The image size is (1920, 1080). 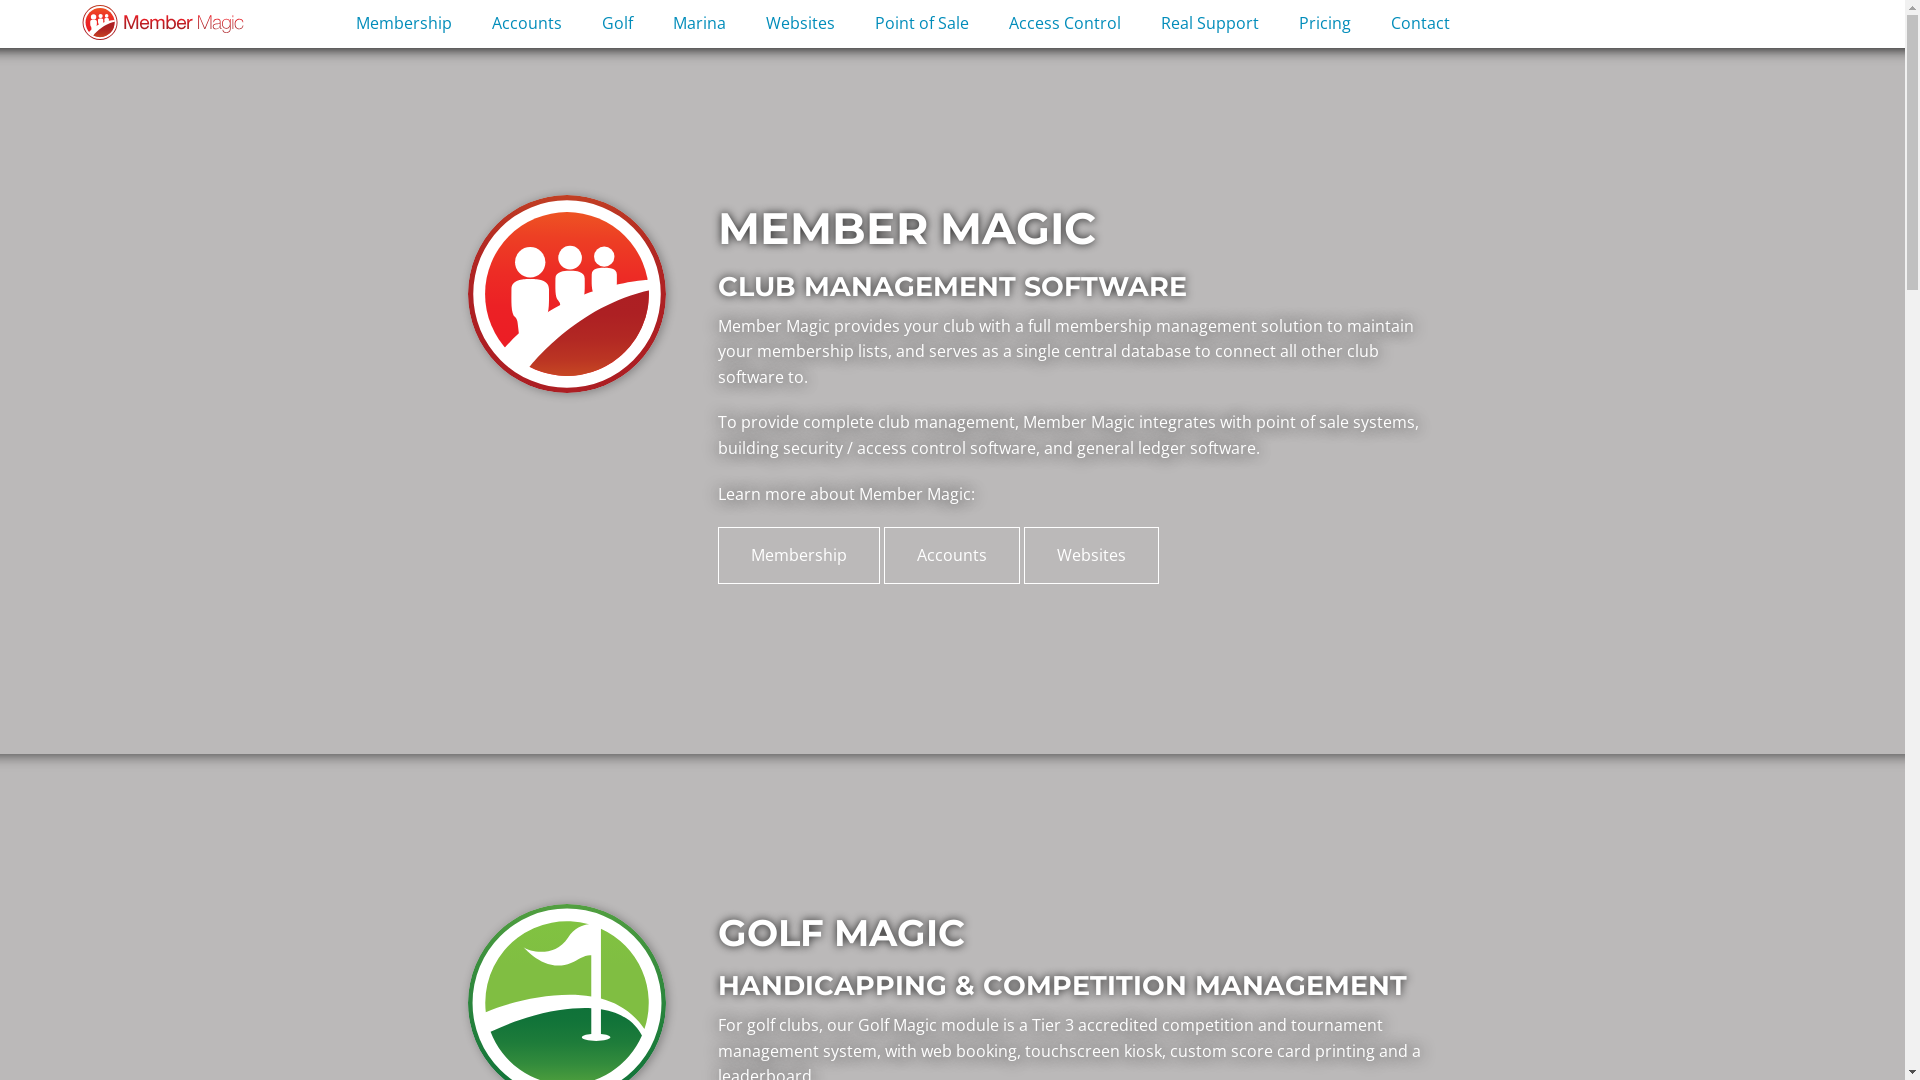 What do you see at coordinates (1370, 24) in the screenshot?
I see `'Contact'` at bounding box center [1370, 24].